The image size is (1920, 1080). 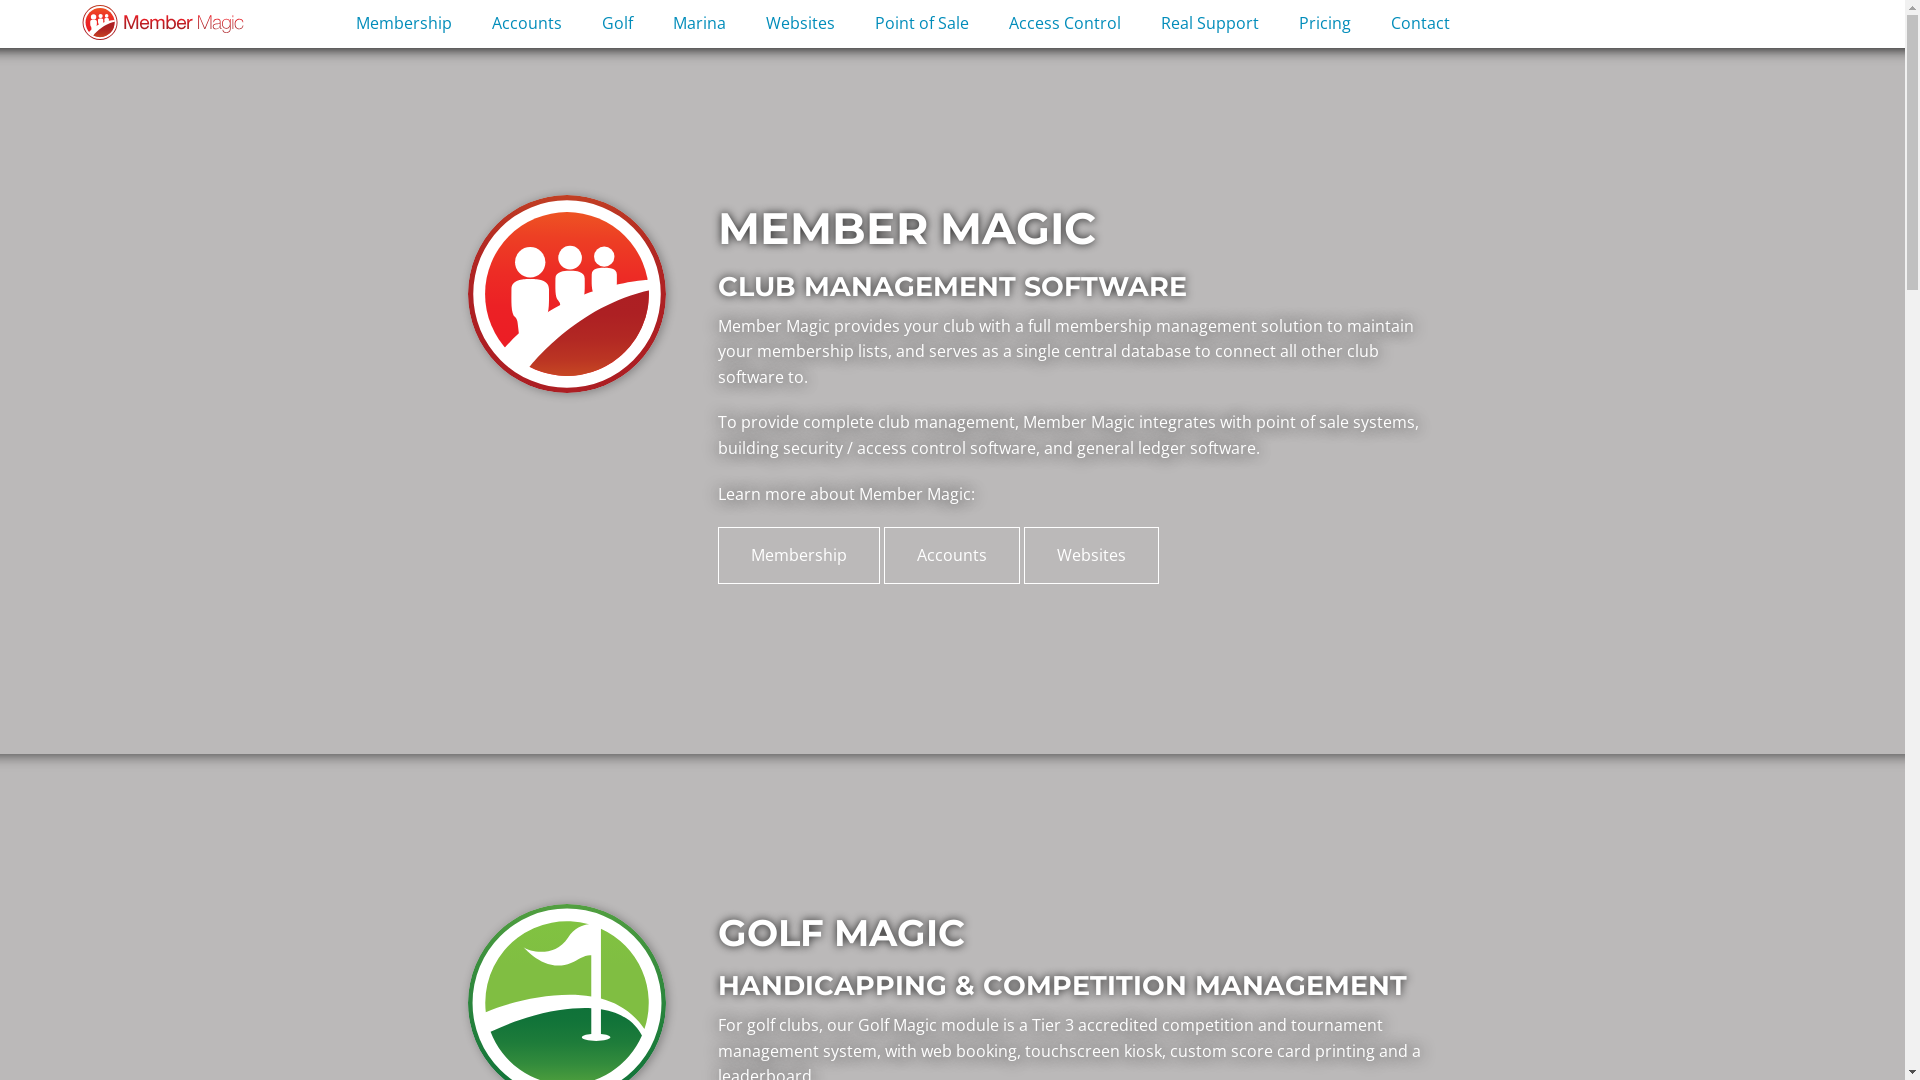 What do you see at coordinates (1370, 24) in the screenshot?
I see `'Contact'` at bounding box center [1370, 24].